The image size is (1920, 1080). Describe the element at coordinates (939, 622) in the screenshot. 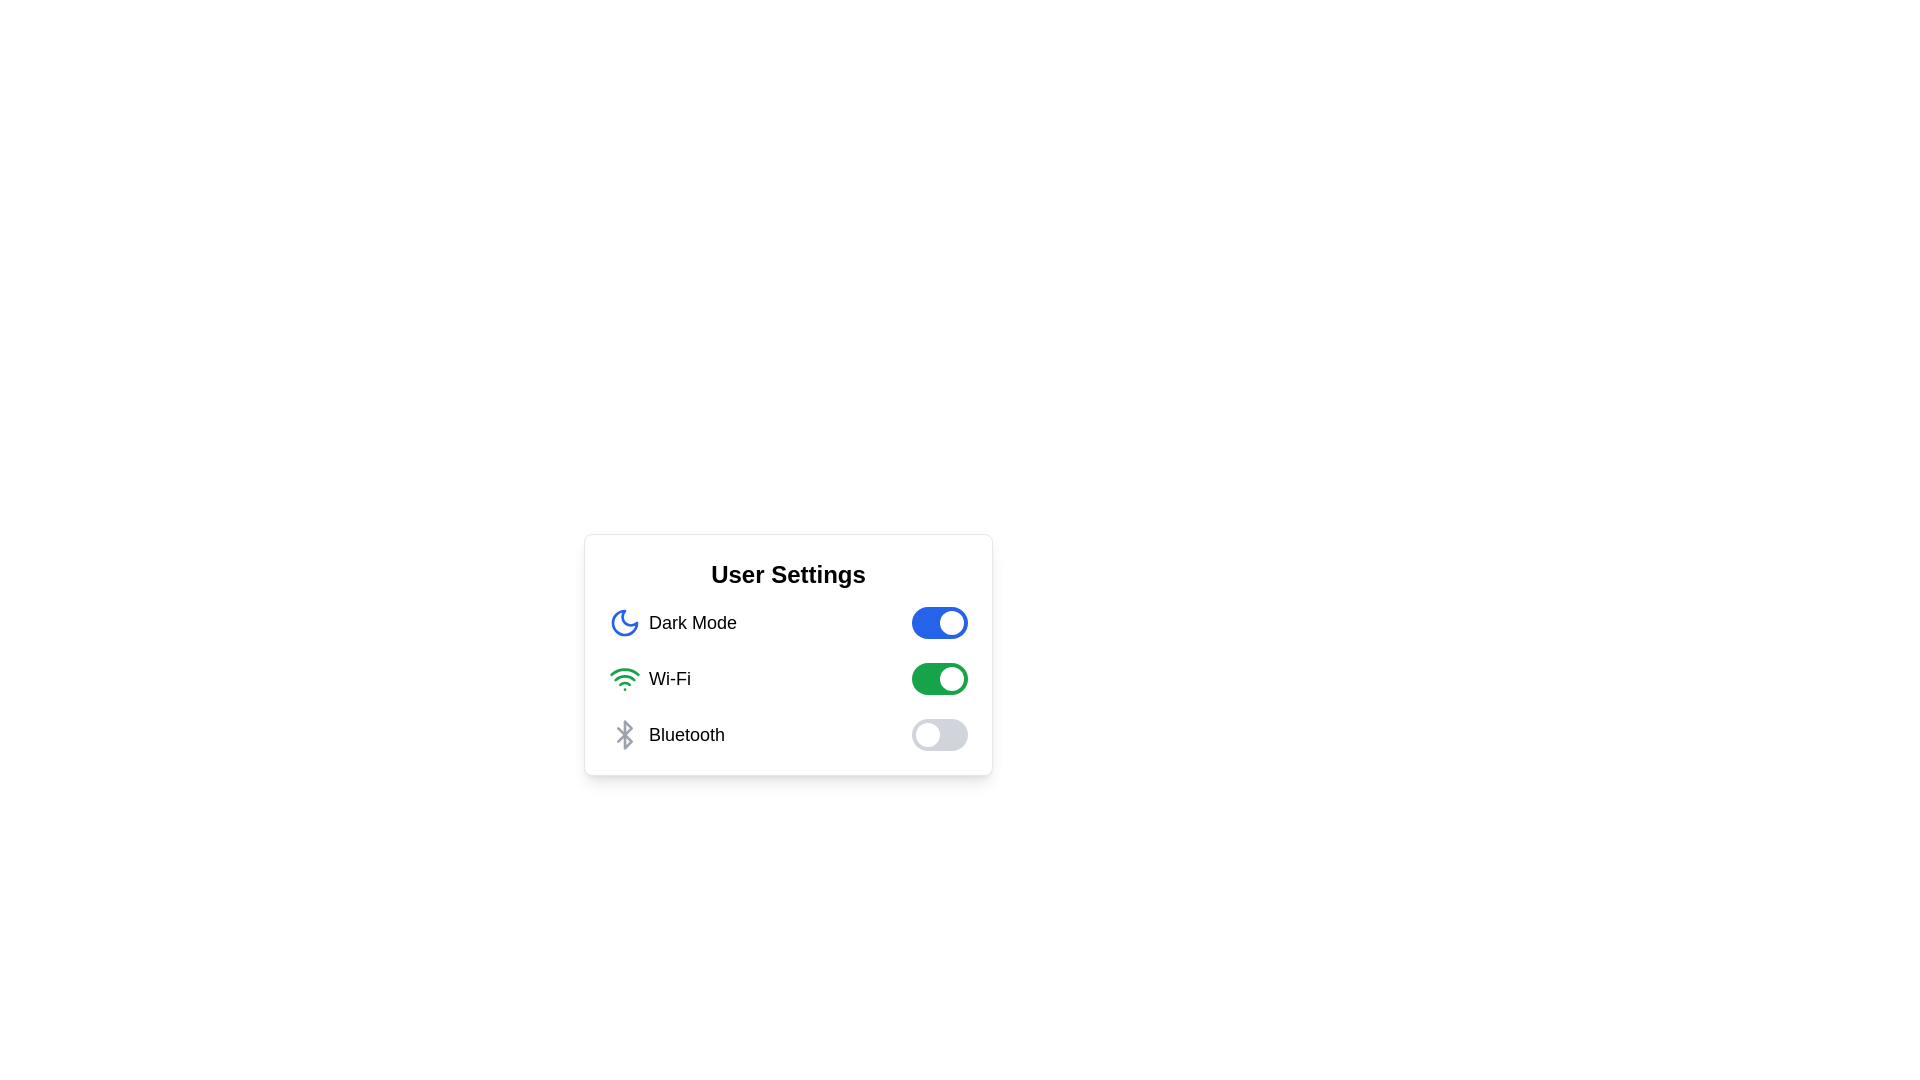

I see `the toggle handle of the 'Dark Mode' switch located at the rightmost part of the row` at that location.